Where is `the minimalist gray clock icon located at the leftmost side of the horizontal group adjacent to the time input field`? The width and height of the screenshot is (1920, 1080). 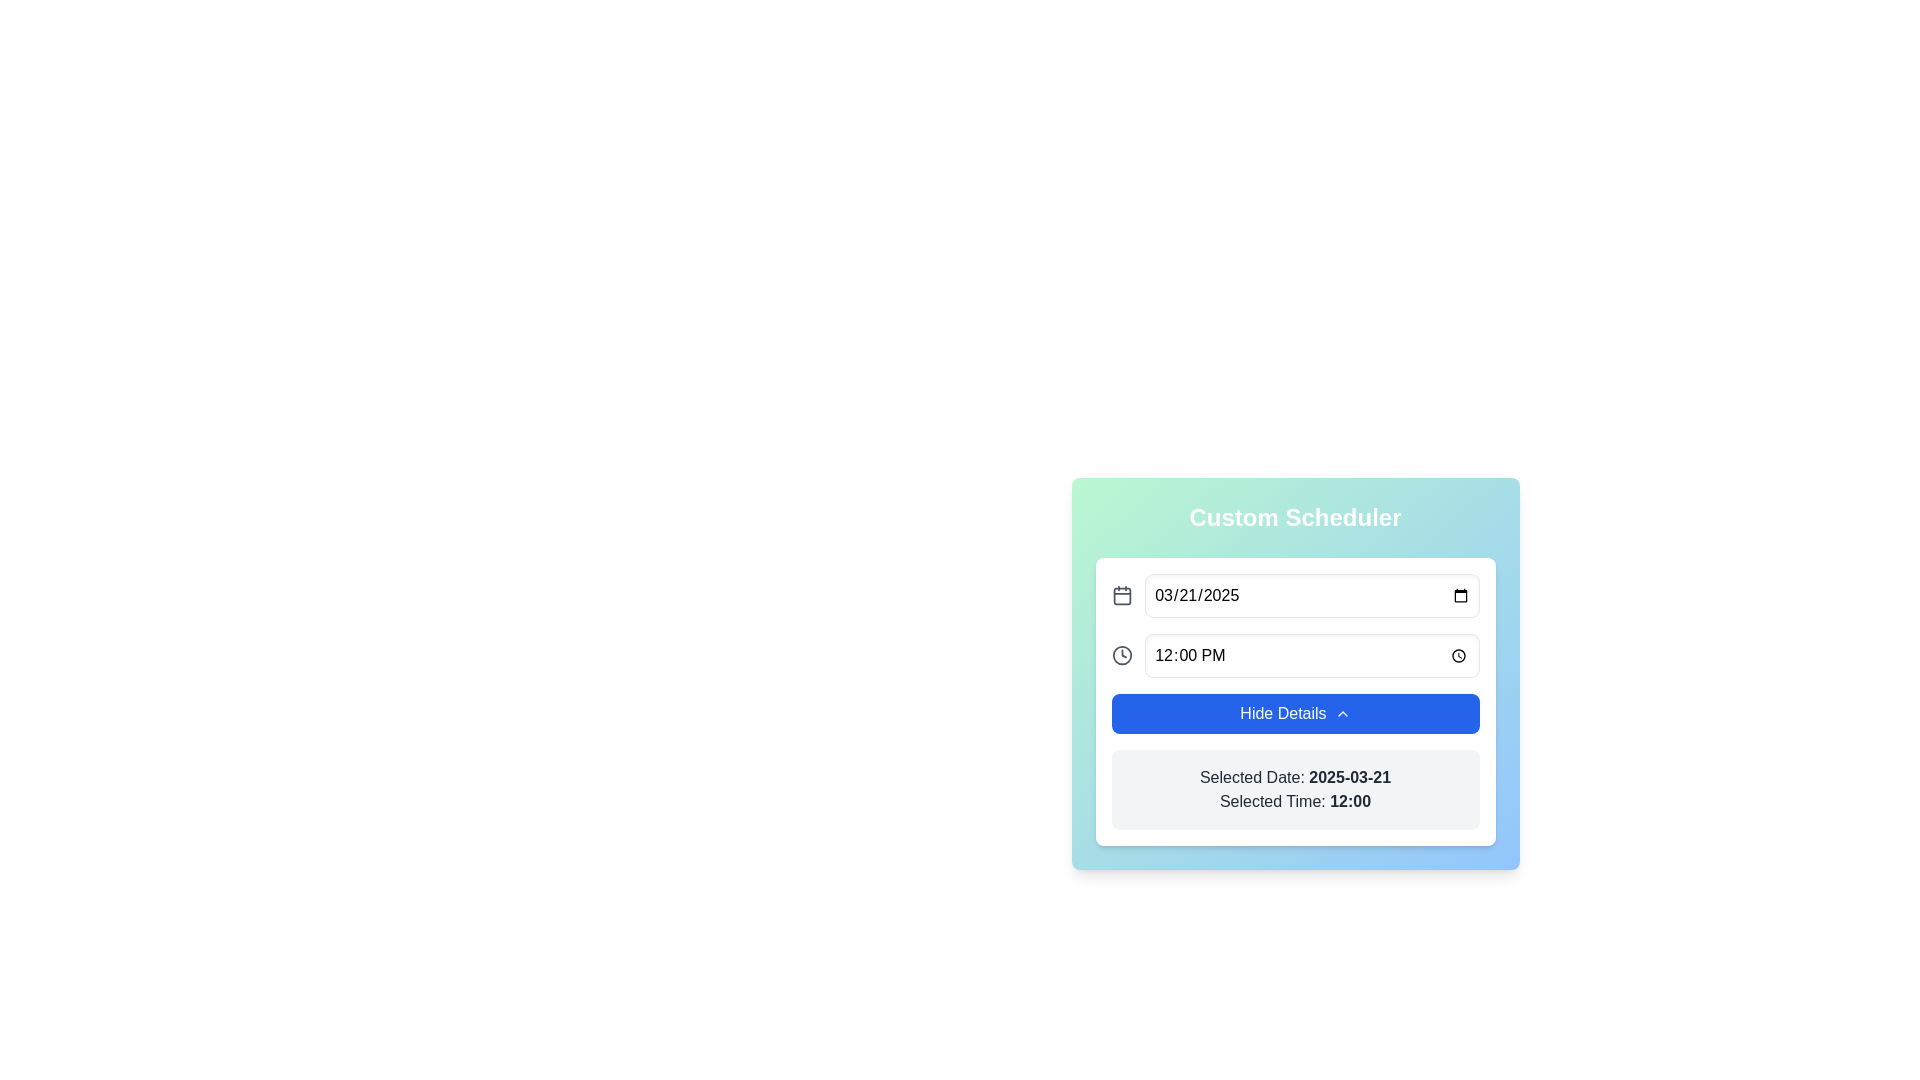
the minimalist gray clock icon located at the leftmost side of the horizontal group adjacent to the time input field is located at coordinates (1122, 655).